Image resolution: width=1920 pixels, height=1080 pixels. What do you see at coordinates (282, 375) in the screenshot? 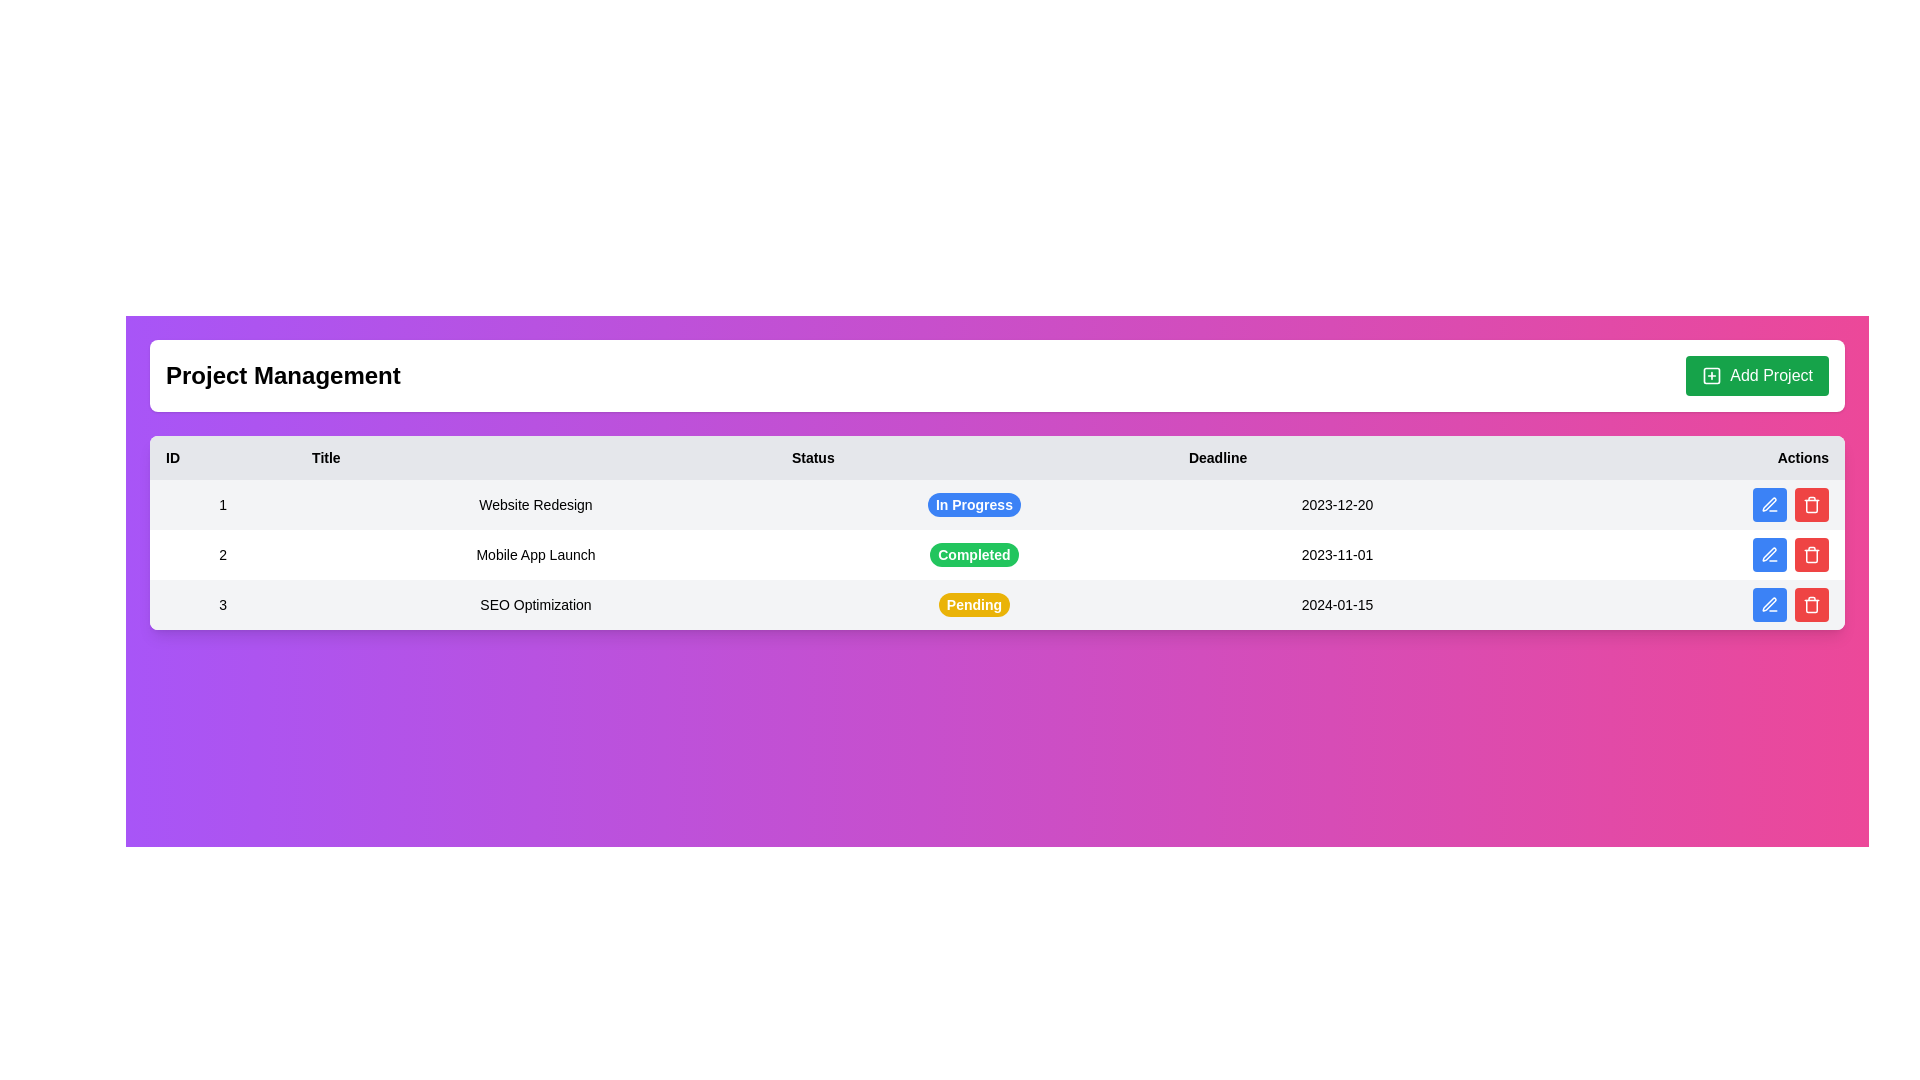
I see `the header text for the 'Project Management' section, which is positioned to the left of the 'Add Project' button` at bounding box center [282, 375].